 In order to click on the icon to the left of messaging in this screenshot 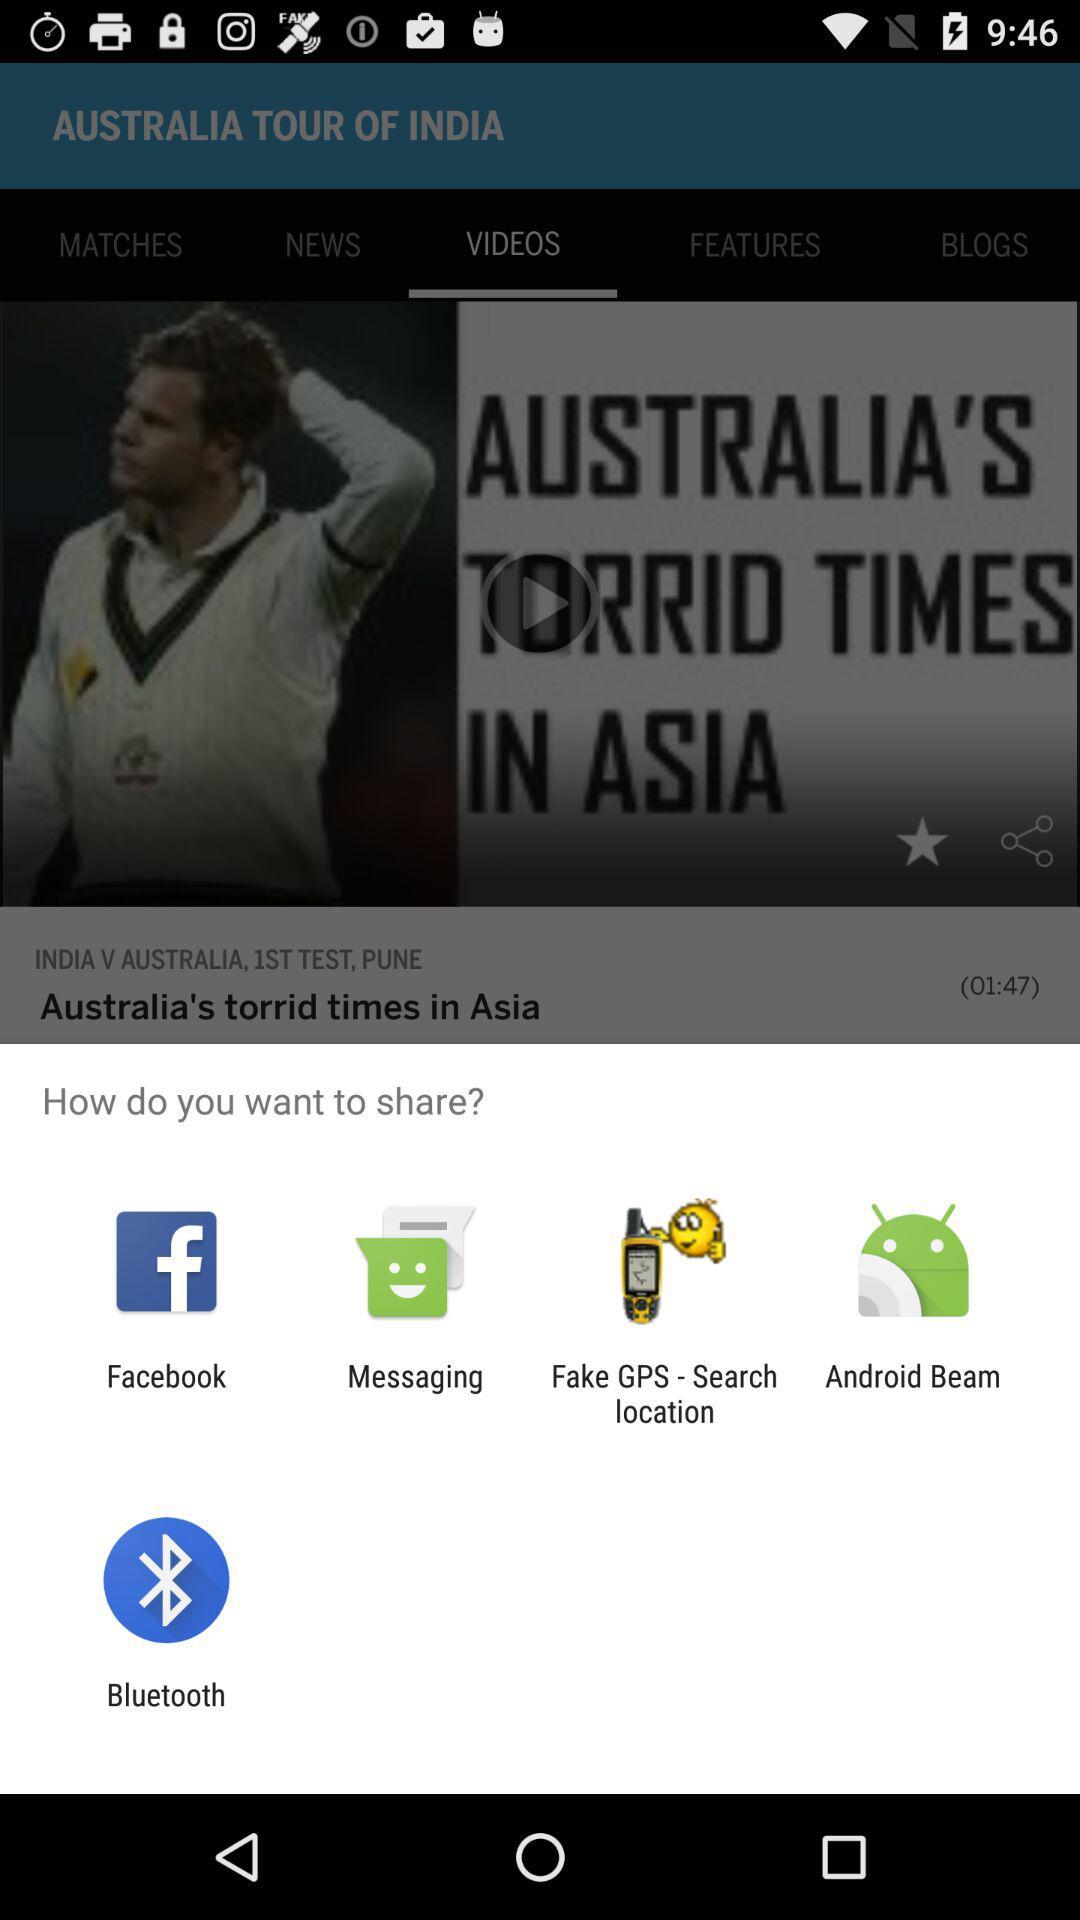, I will do `click(165, 1392)`.